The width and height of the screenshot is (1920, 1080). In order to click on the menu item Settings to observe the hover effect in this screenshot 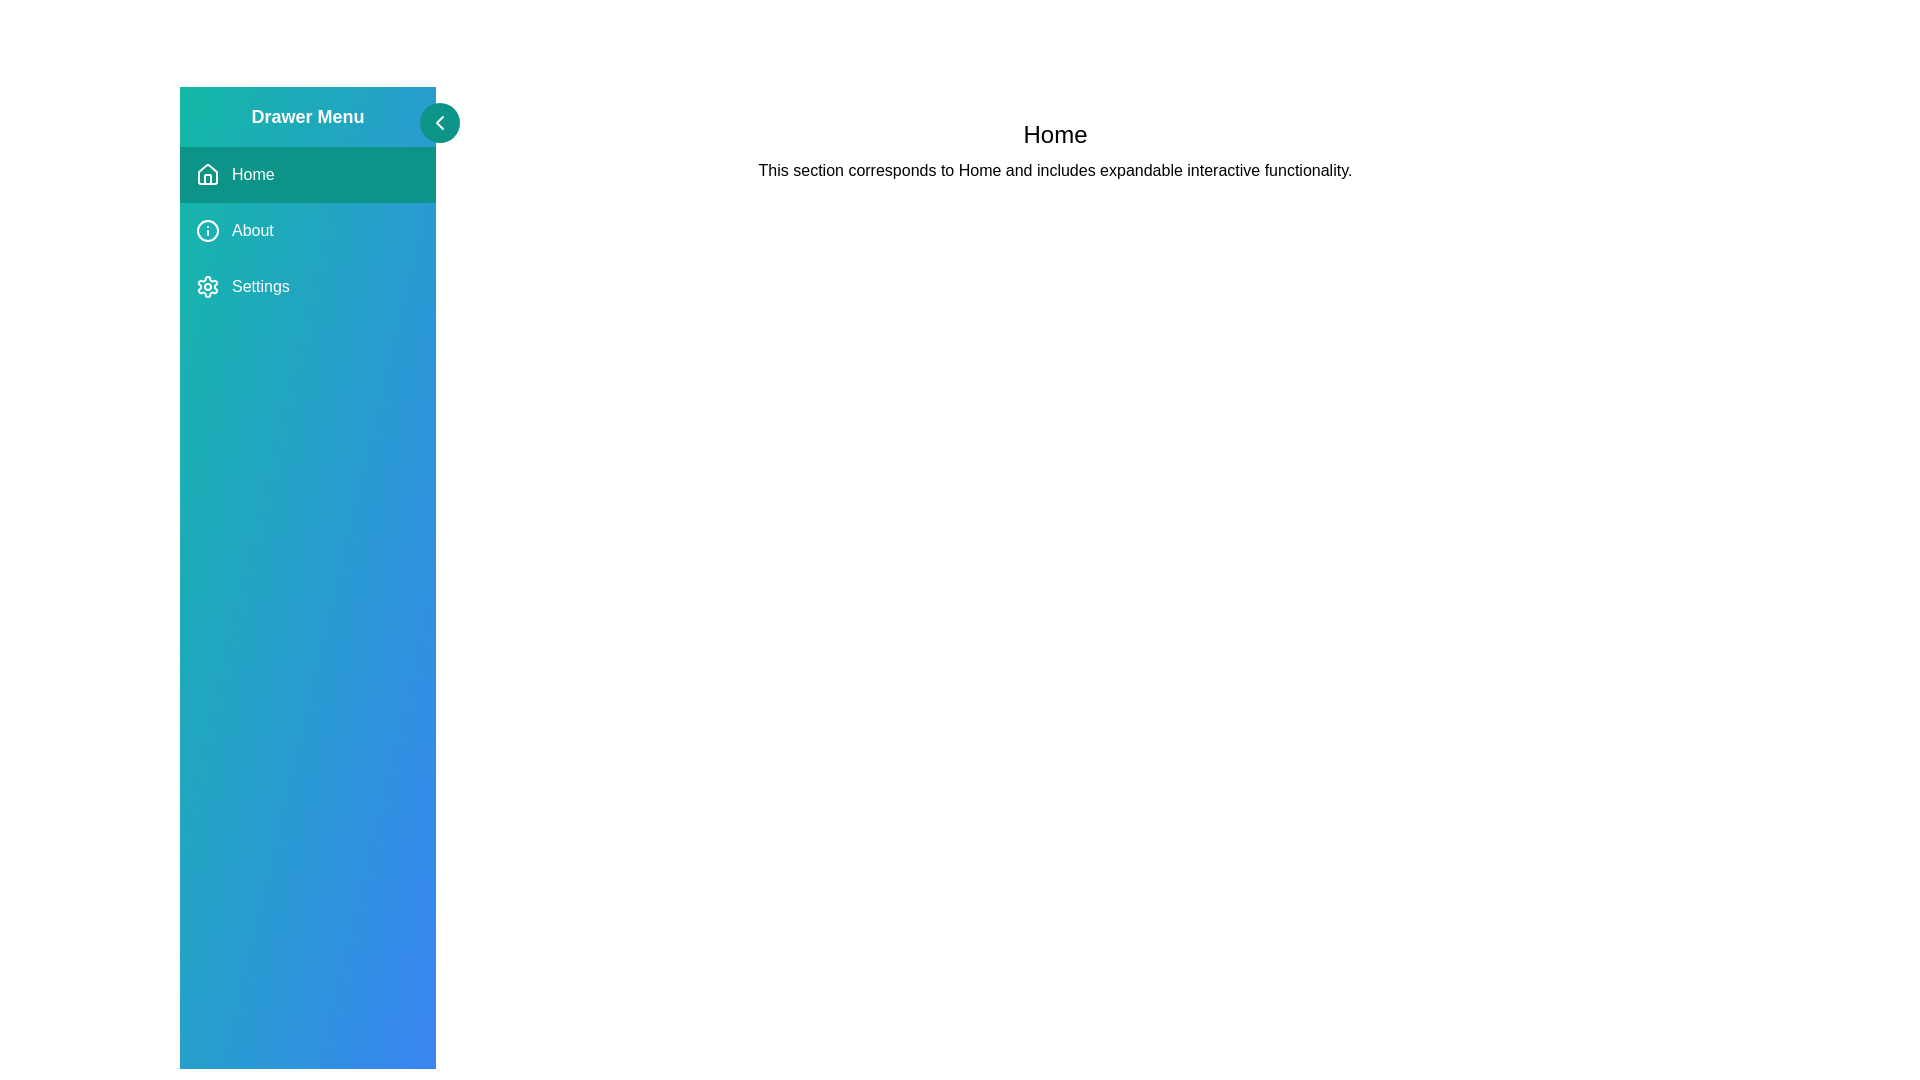, I will do `click(306, 286)`.